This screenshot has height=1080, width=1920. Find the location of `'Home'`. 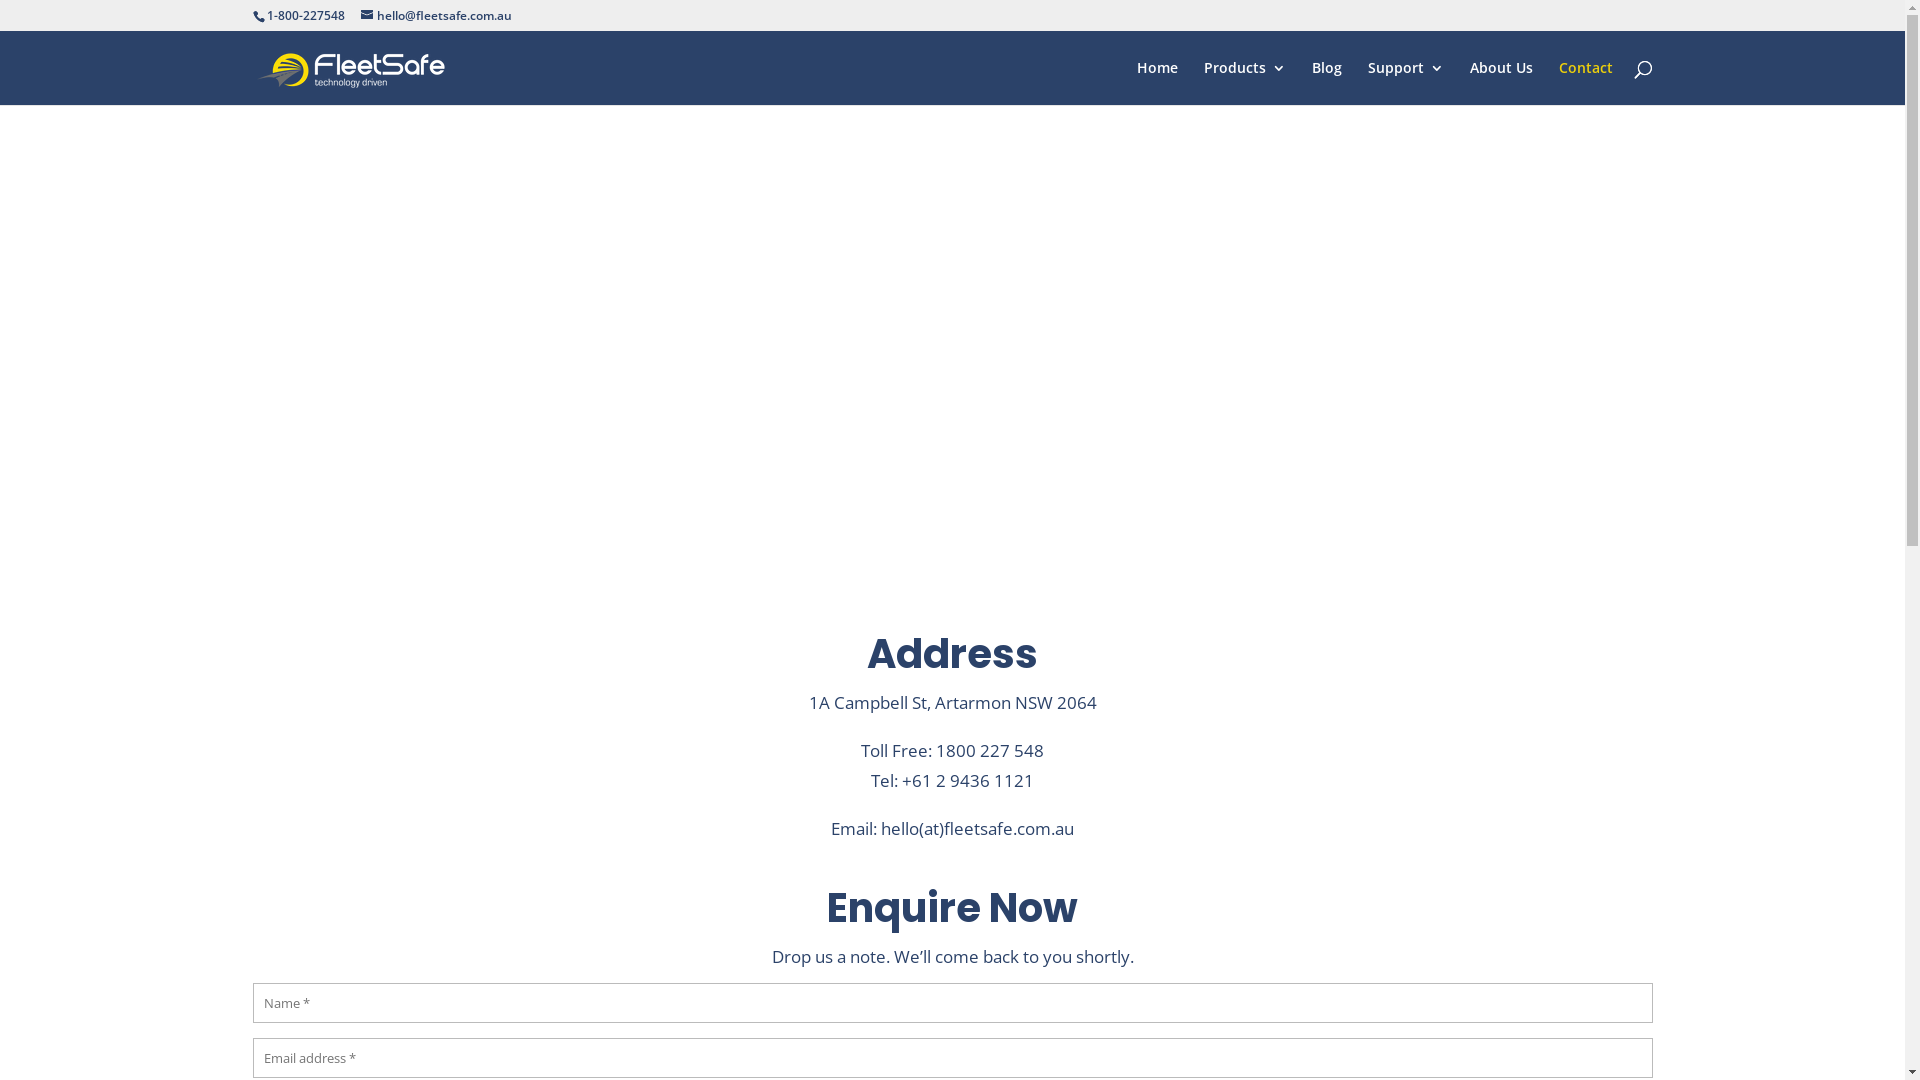

'Home' is located at coordinates (1156, 82).